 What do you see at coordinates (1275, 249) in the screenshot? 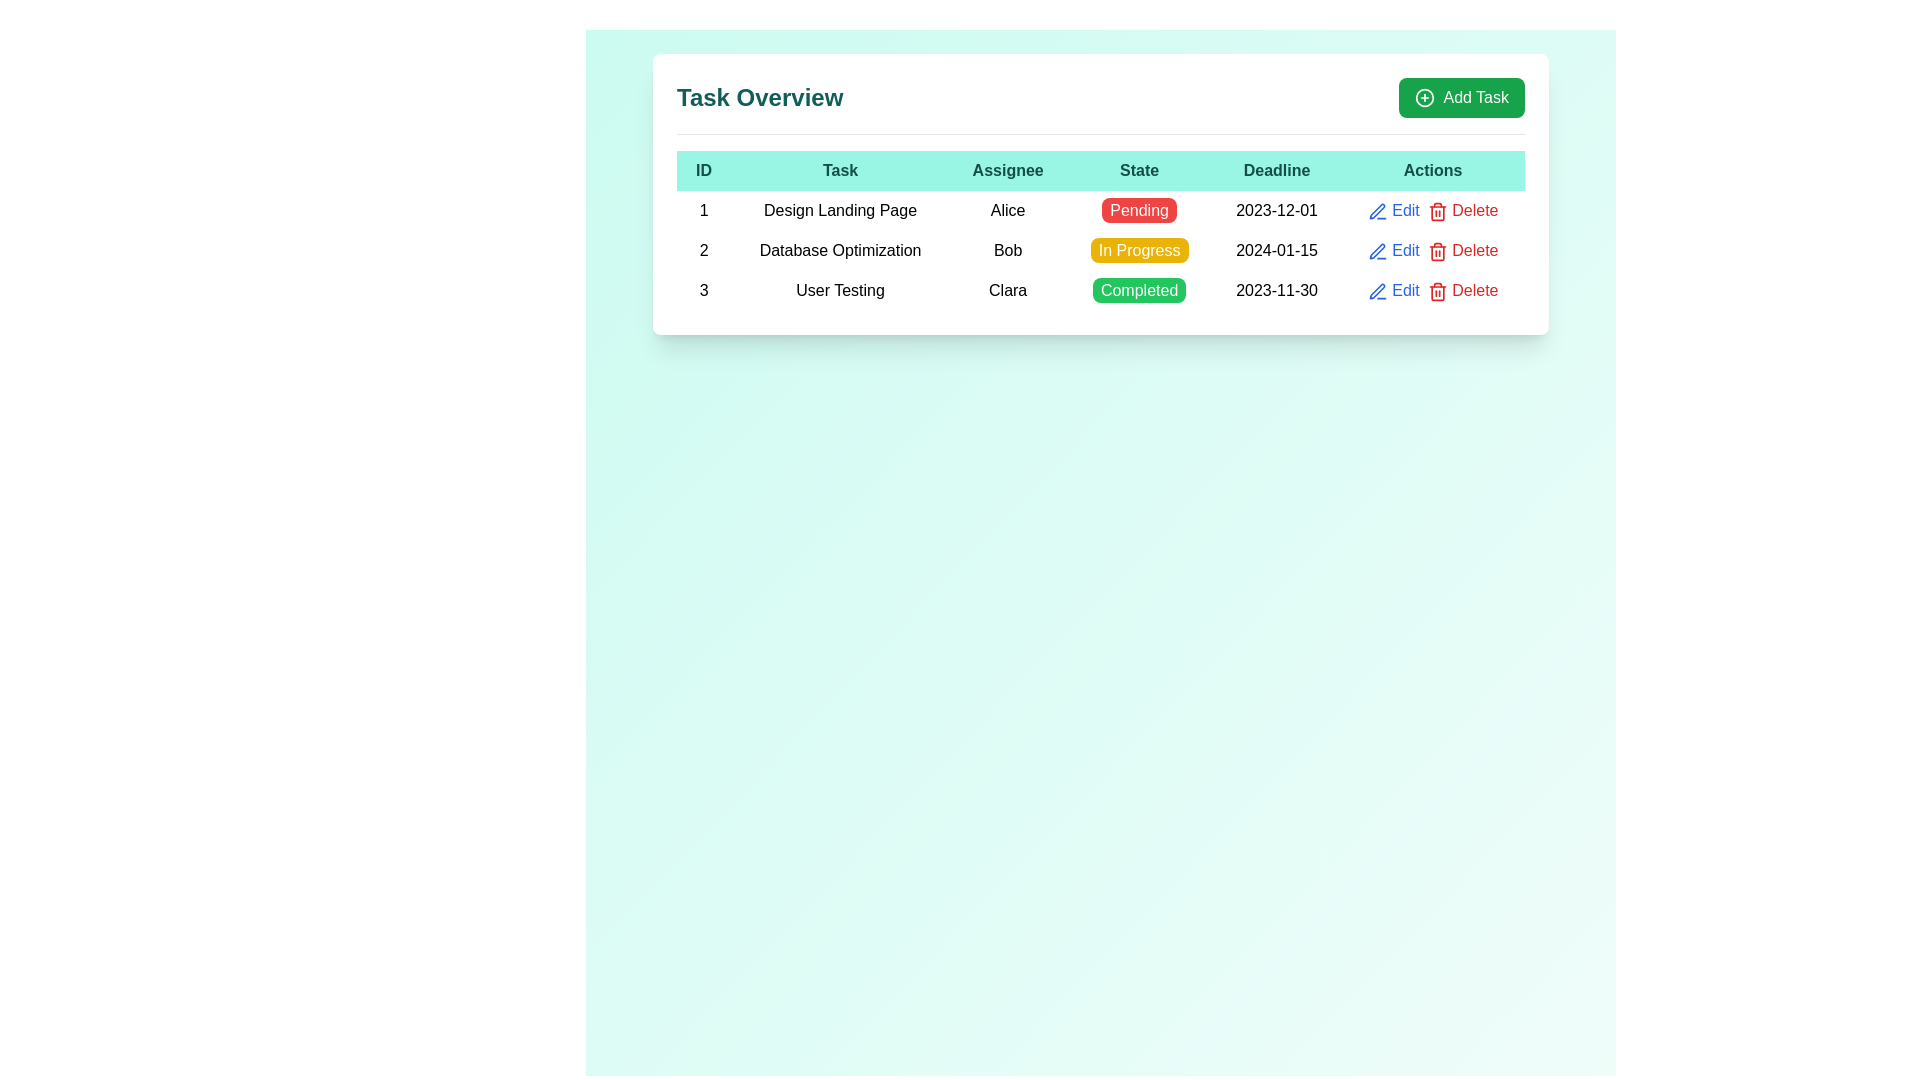
I see `the Text label representing the deadline for the task, located in the 'Deadline' column of the second row in the table` at bounding box center [1275, 249].